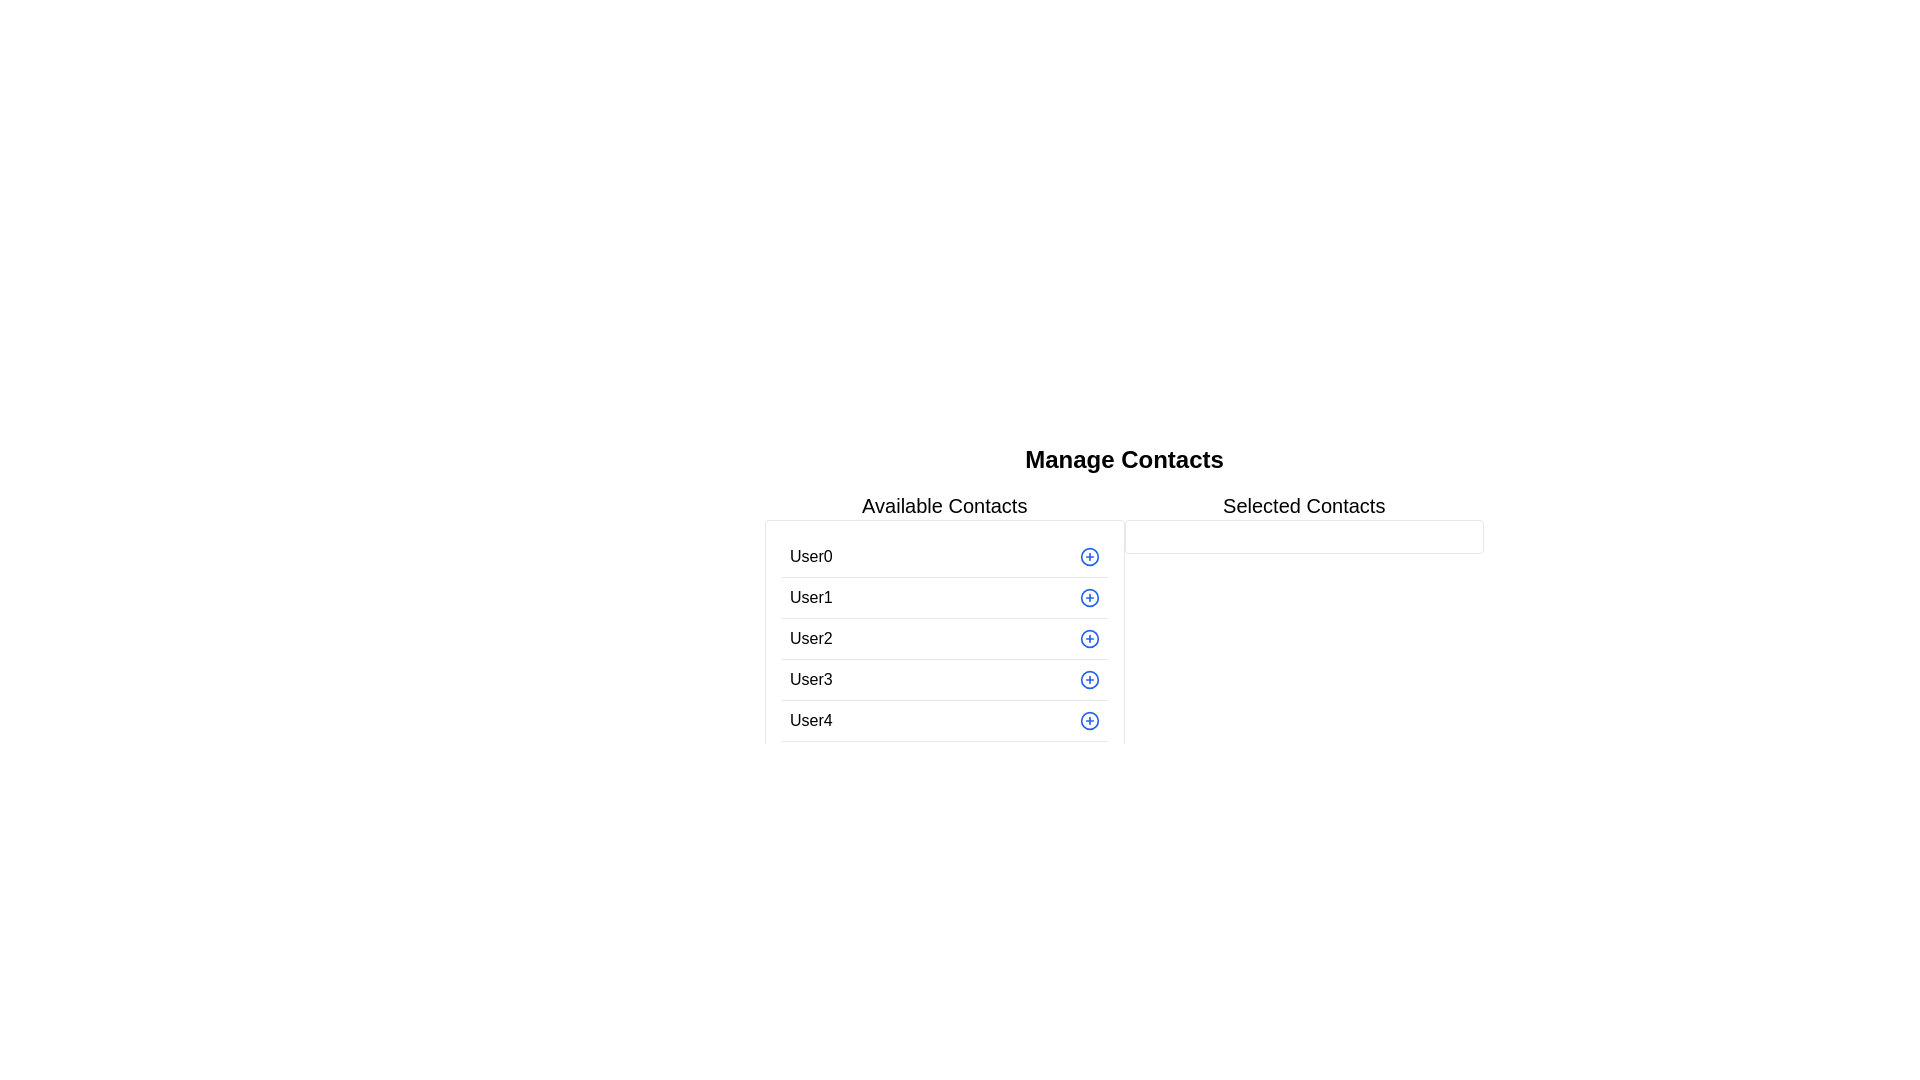 The image size is (1920, 1080). Describe the element at coordinates (811, 639) in the screenshot. I see `the text label 'User2' which is the third item in the list under 'Available Contacts'` at that location.